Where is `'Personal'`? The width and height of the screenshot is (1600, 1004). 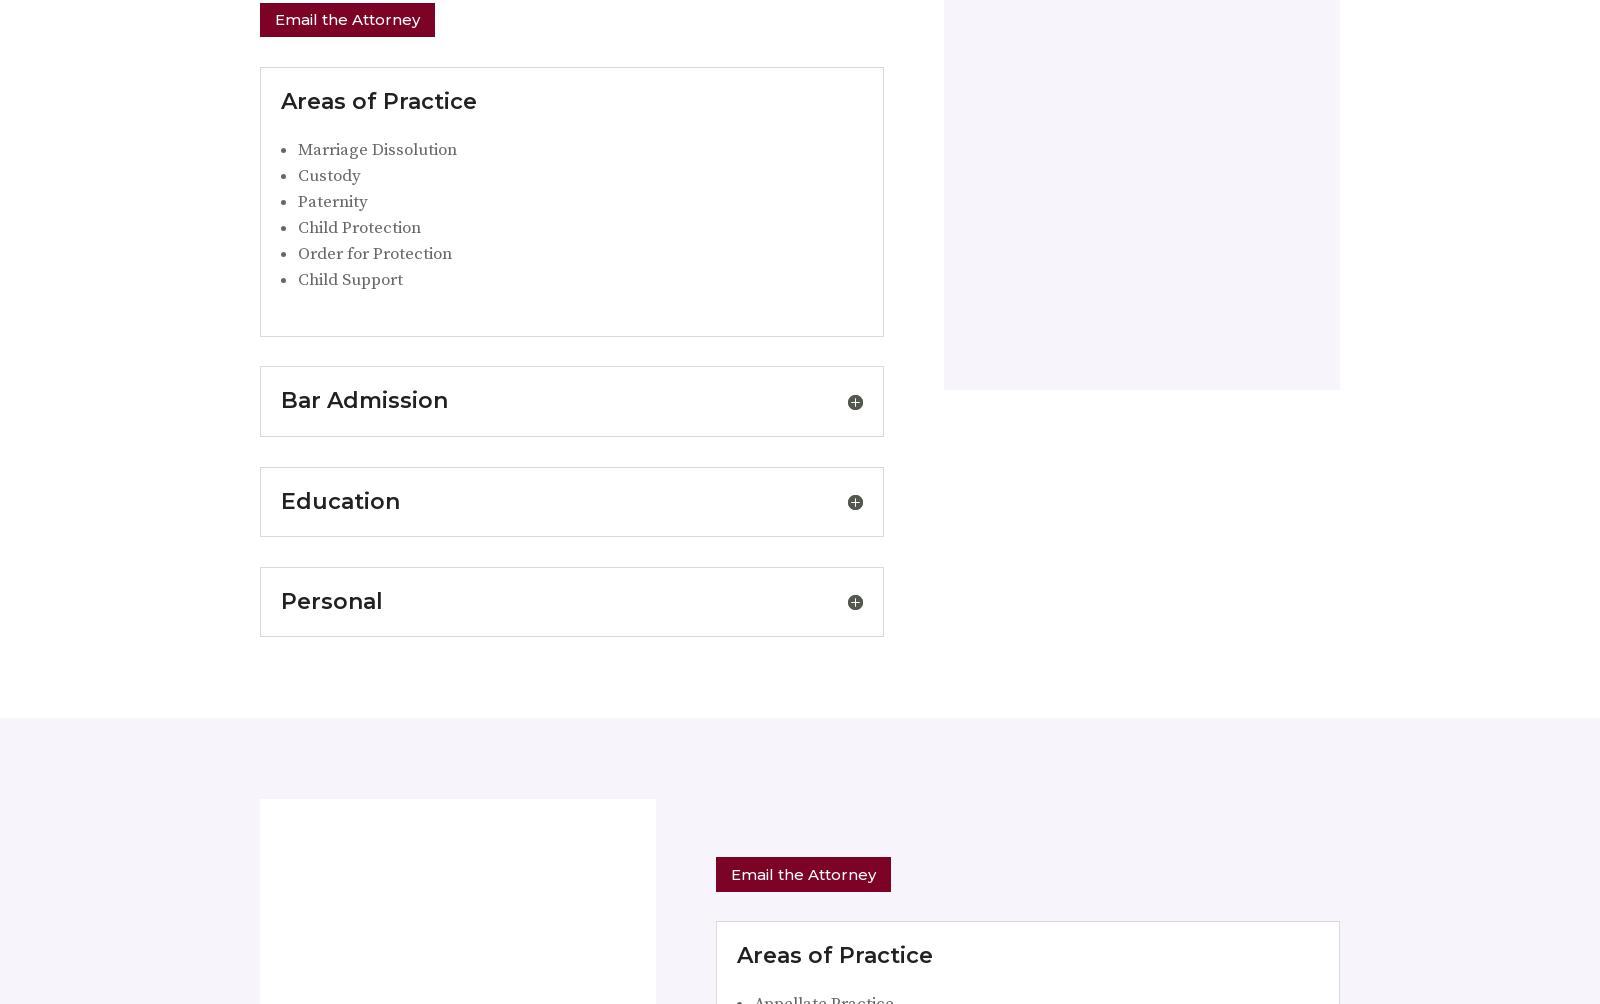 'Personal' is located at coordinates (332, 600).